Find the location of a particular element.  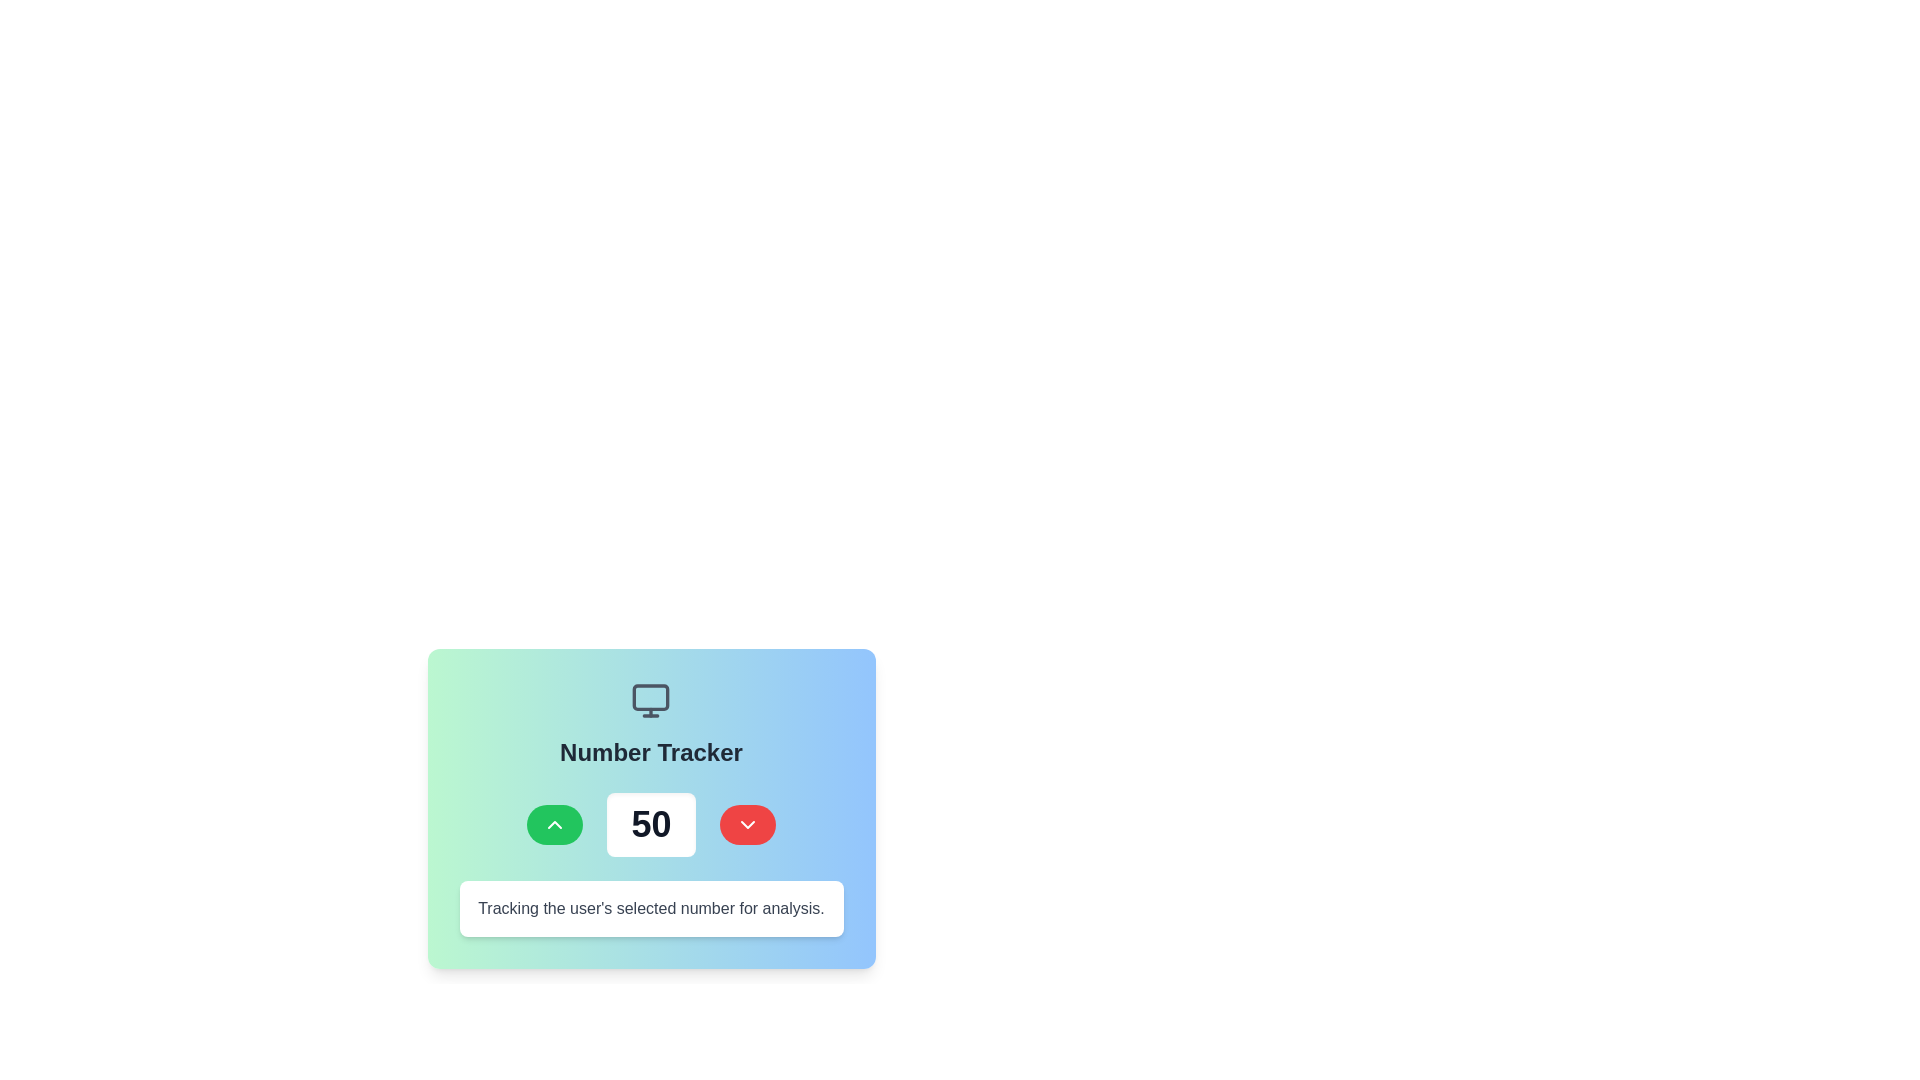

the informational text box located at the bottom of the card-like component, which presents descriptive information related to the user's selected number for analysis is located at coordinates (651, 909).